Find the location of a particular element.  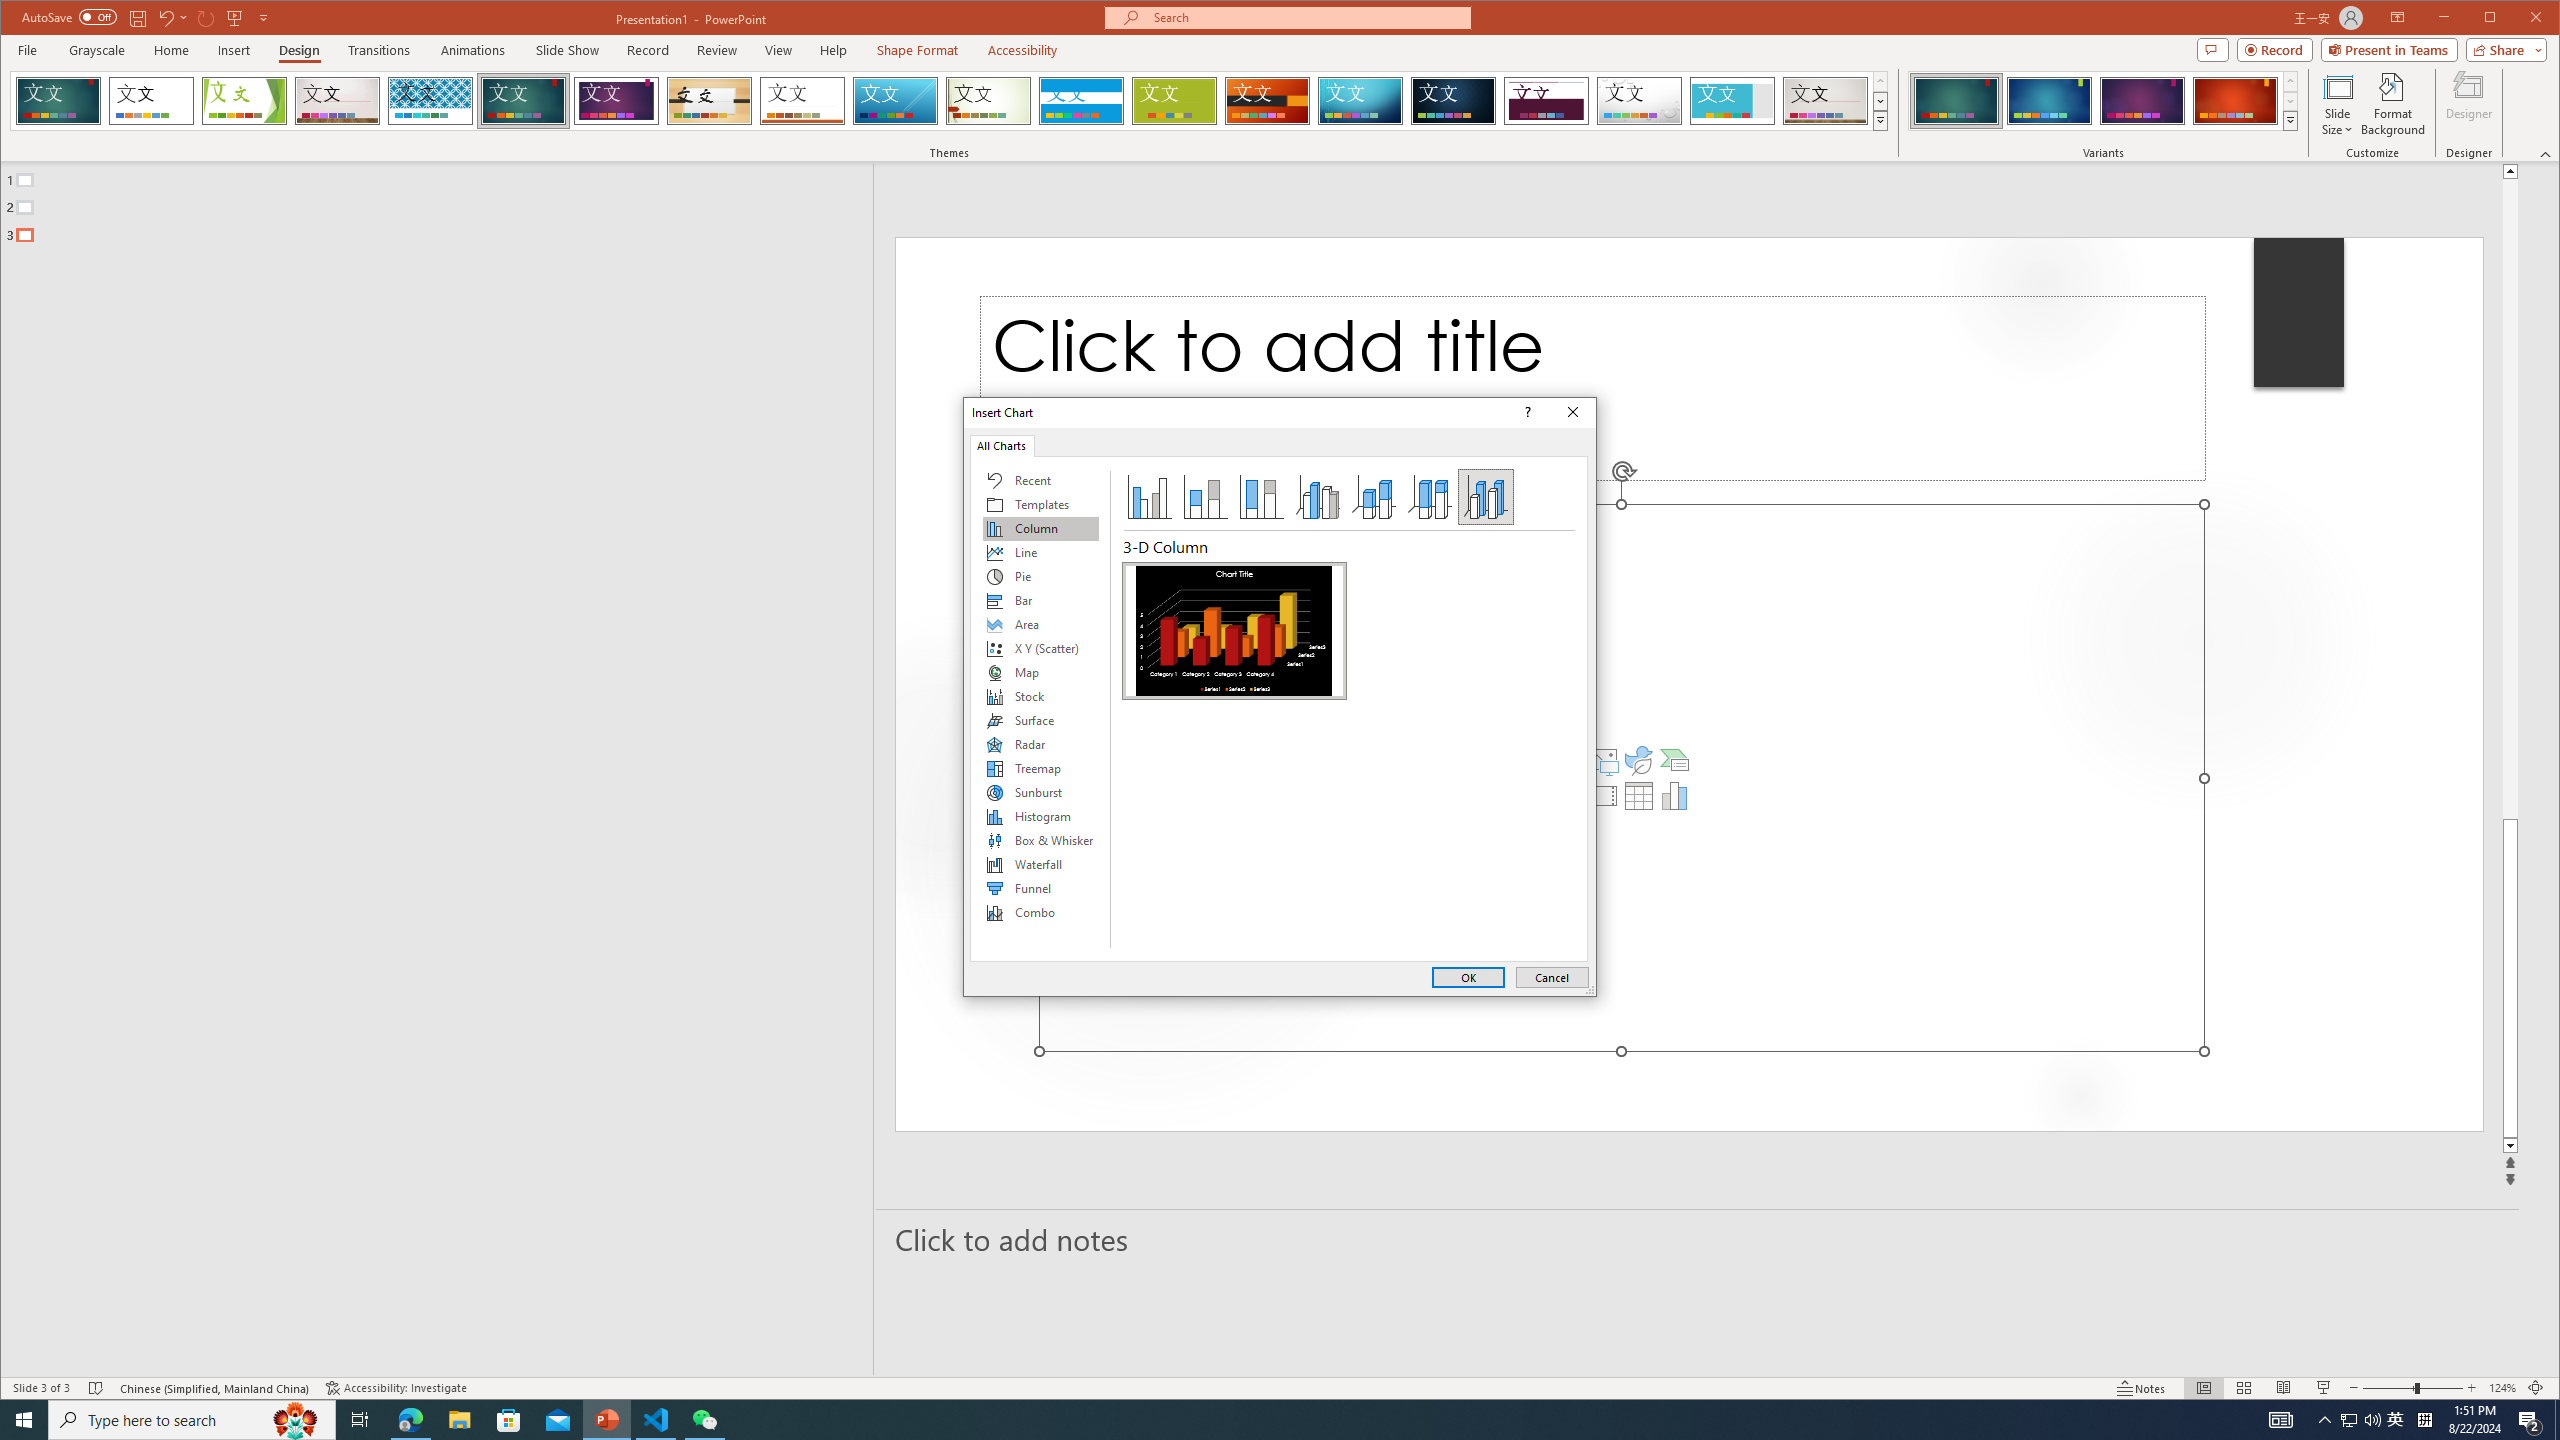

'Ion Variant 1' is located at coordinates (1954, 100).